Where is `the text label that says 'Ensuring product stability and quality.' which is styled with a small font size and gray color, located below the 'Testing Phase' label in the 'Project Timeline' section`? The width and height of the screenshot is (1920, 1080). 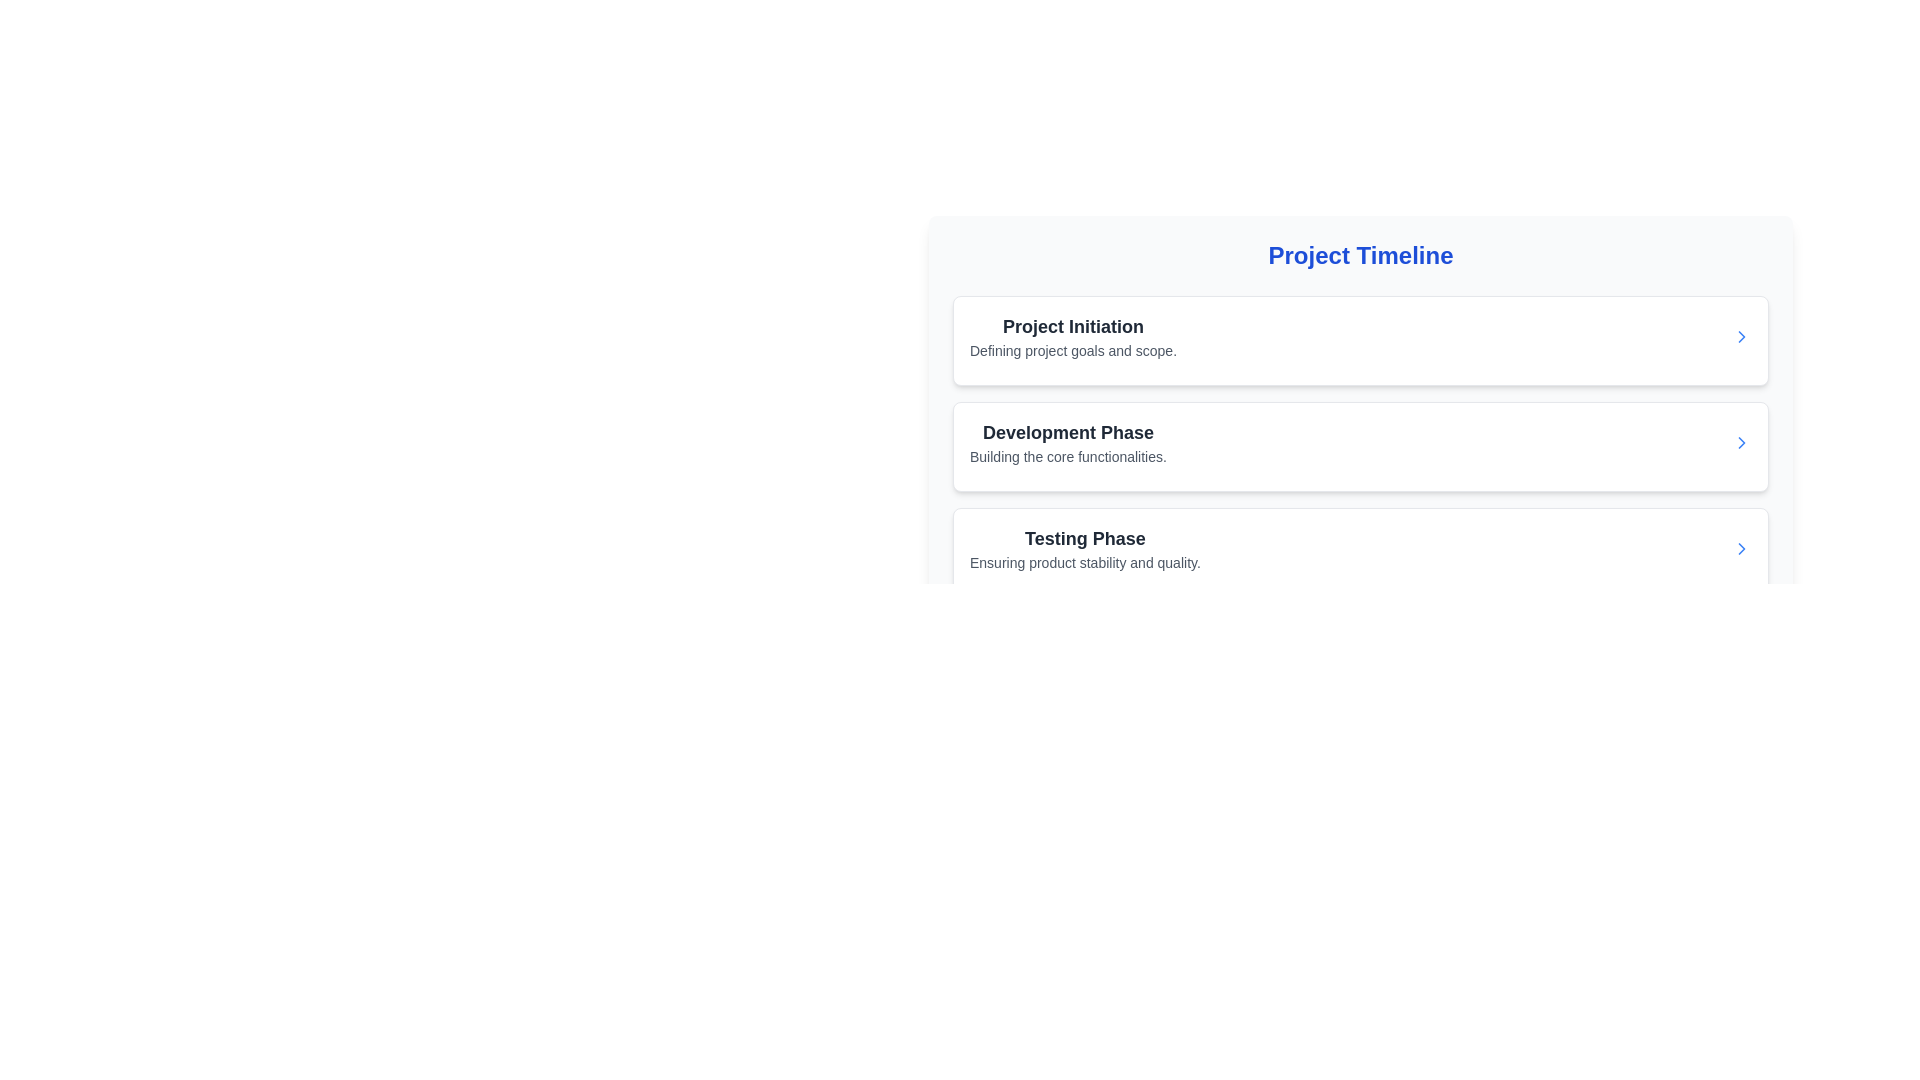 the text label that says 'Ensuring product stability and quality.' which is styled with a small font size and gray color, located below the 'Testing Phase' label in the 'Project Timeline' section is located at coordinates (1084, 563).